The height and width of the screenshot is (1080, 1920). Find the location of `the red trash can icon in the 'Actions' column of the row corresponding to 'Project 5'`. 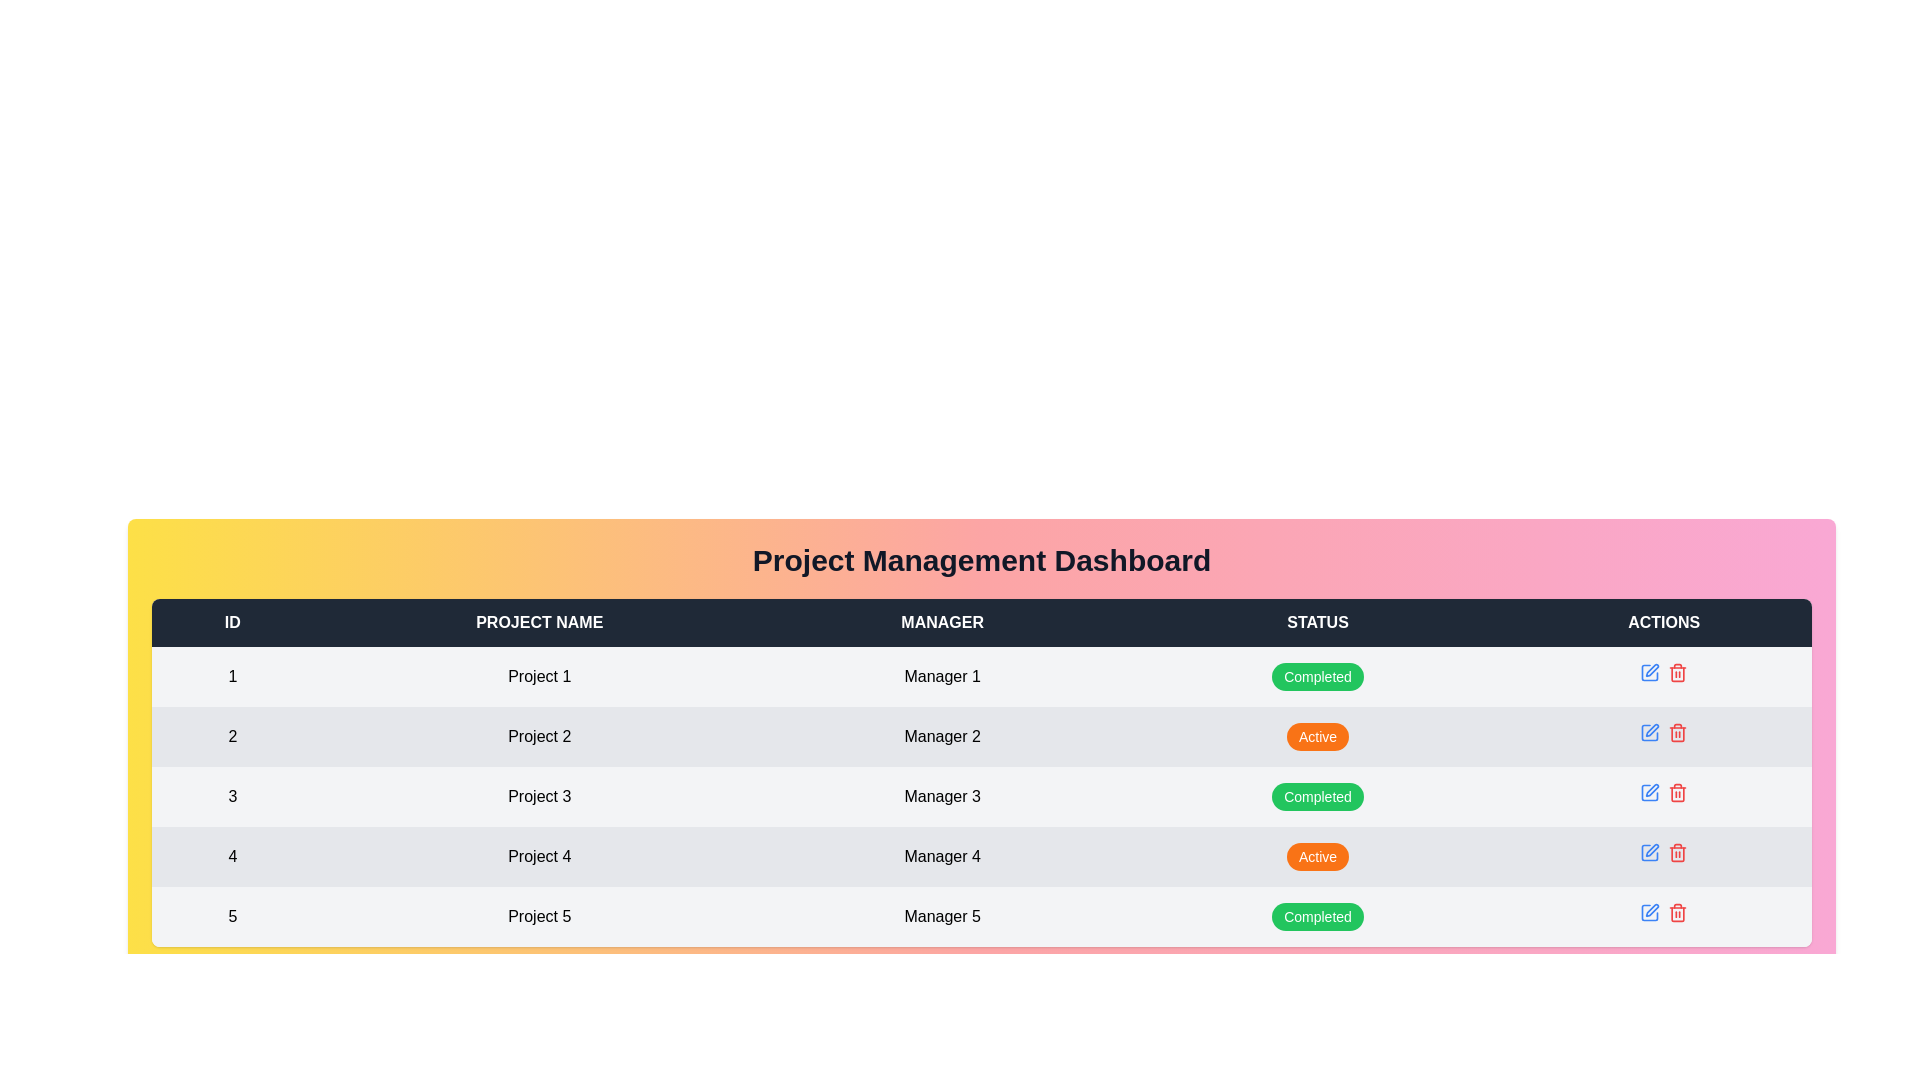

the red trash can icon in the 'Actions' column of the row corresponding to 'Project 5' is located at coordinates (1664, 913).